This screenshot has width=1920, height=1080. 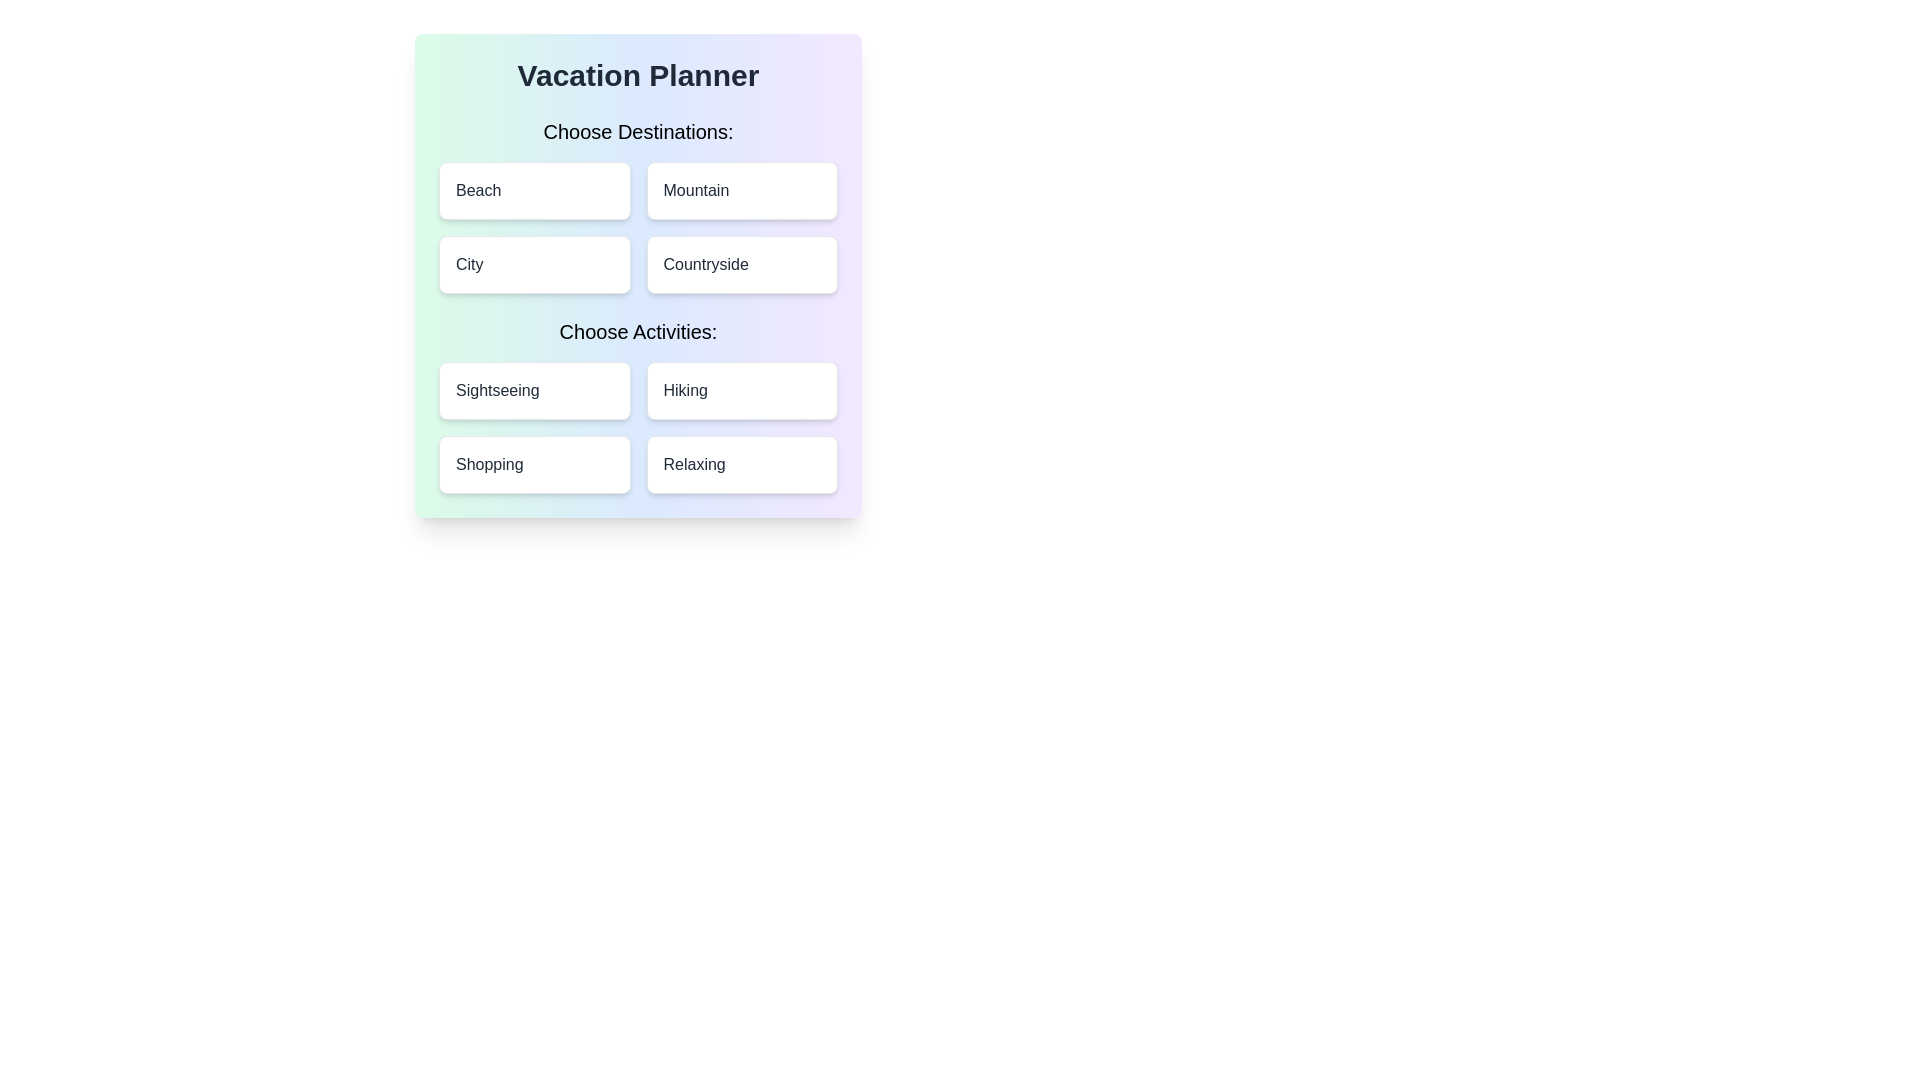 I want to click on the rectangular button labeled 'City' with rounded corners located under the 'Beach' button in the 'Choose Destinations' section, so click(x=534, y=264).